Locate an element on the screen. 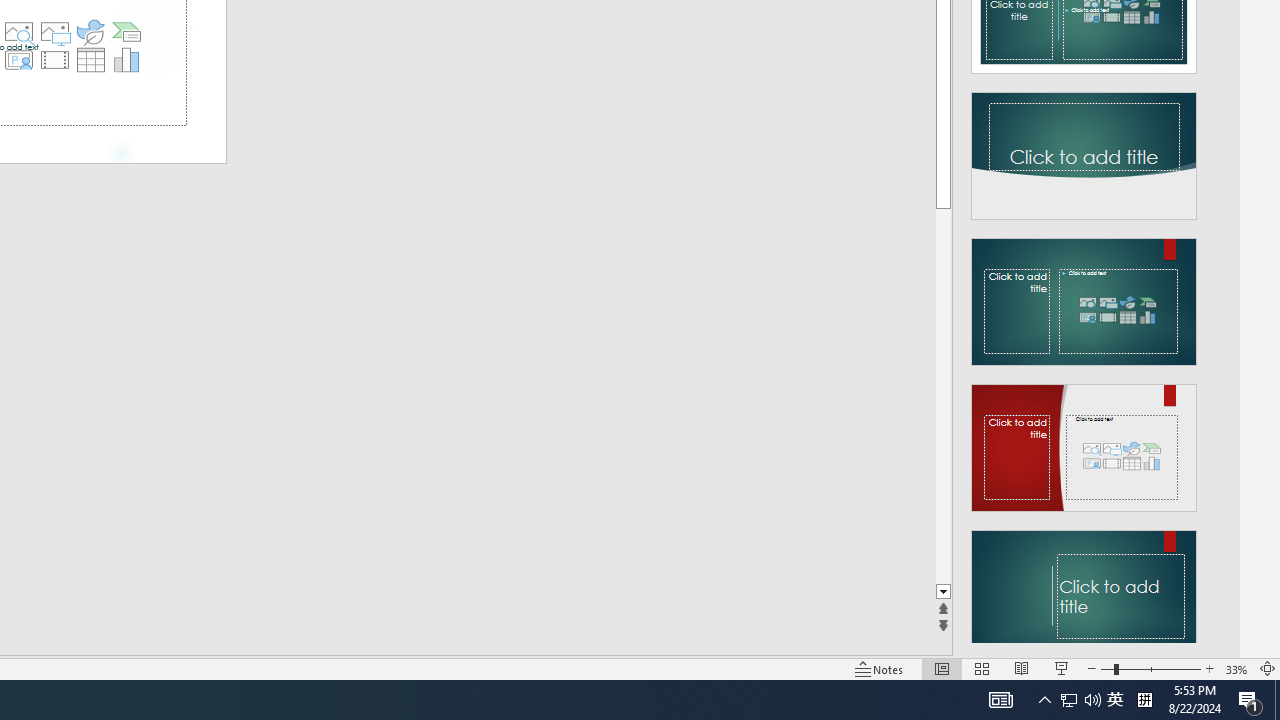 The width and height of the screenshot is (1280, 720). 'Insert a SmartArt Graphic' is located at coordinates (126, 32).